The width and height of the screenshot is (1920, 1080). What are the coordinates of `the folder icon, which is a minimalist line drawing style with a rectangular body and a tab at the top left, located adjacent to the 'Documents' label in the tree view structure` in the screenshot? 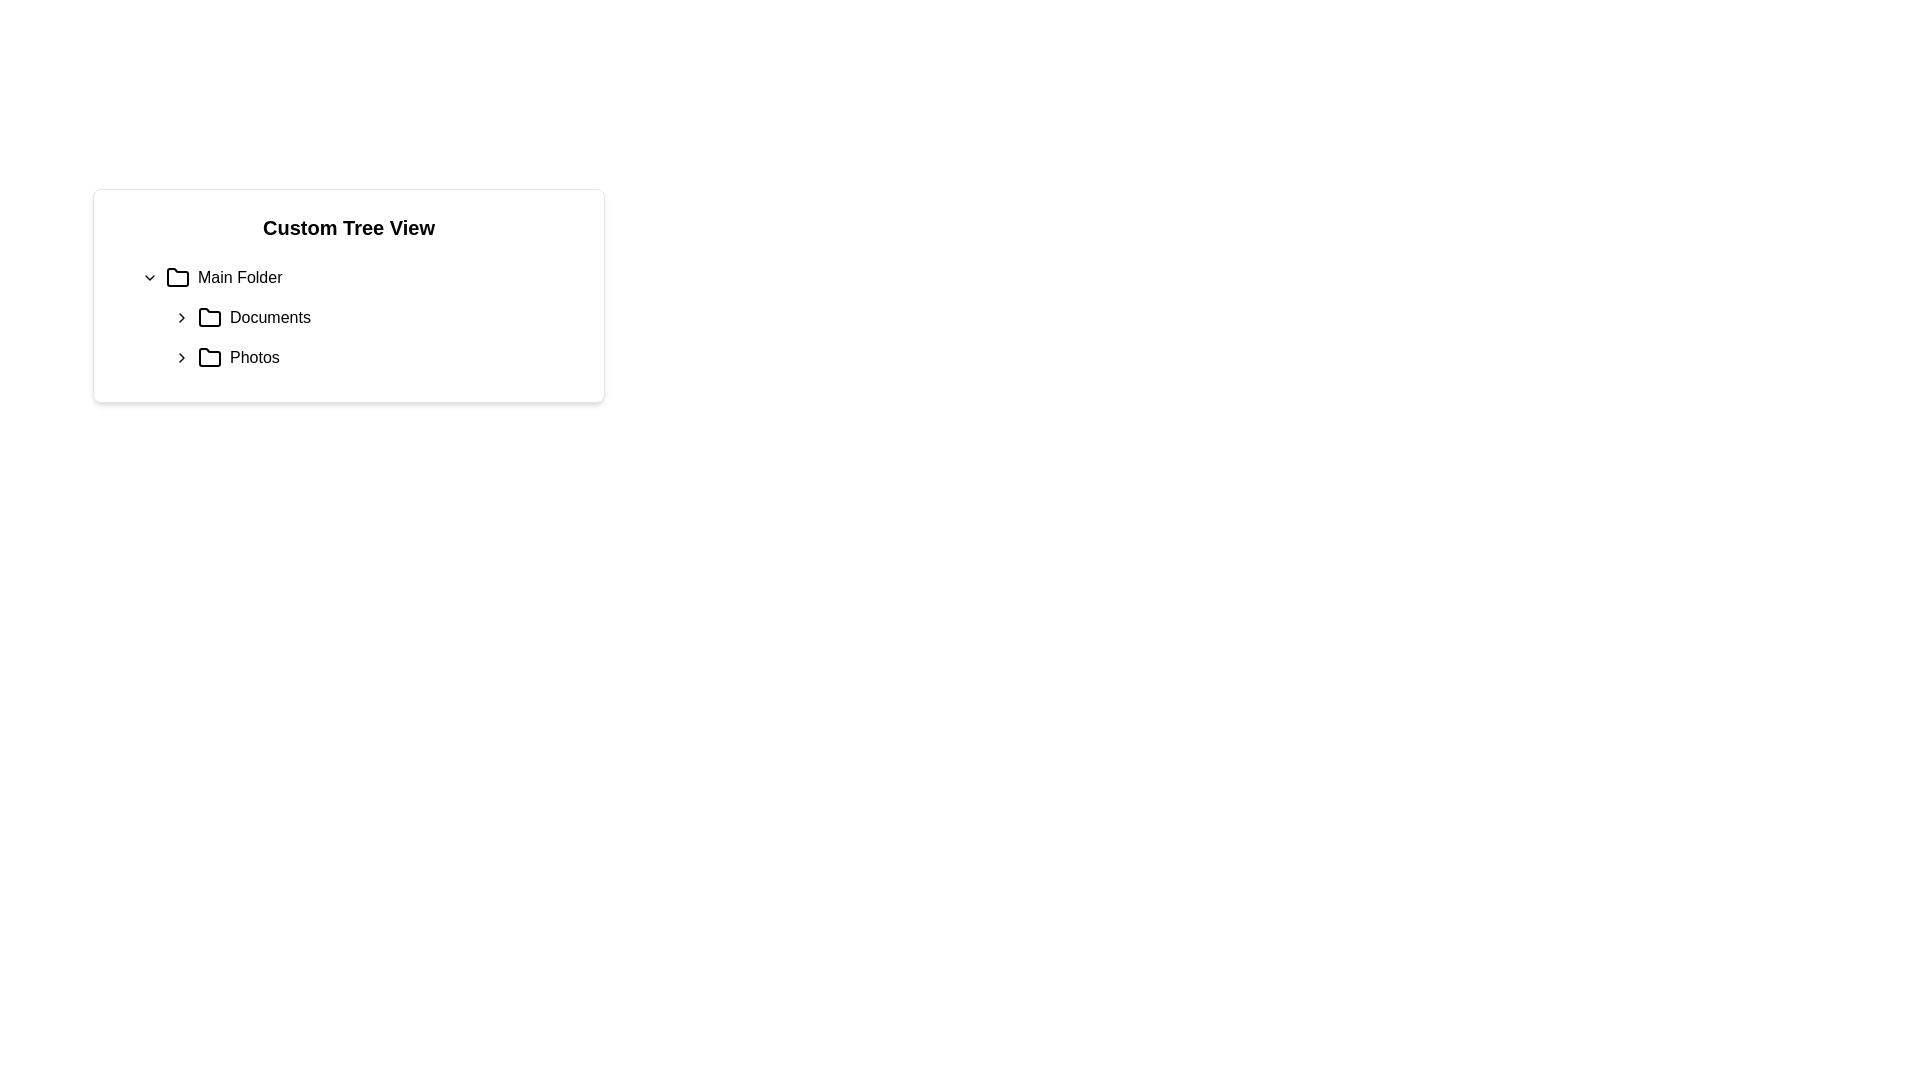 It's located at (210, 316).